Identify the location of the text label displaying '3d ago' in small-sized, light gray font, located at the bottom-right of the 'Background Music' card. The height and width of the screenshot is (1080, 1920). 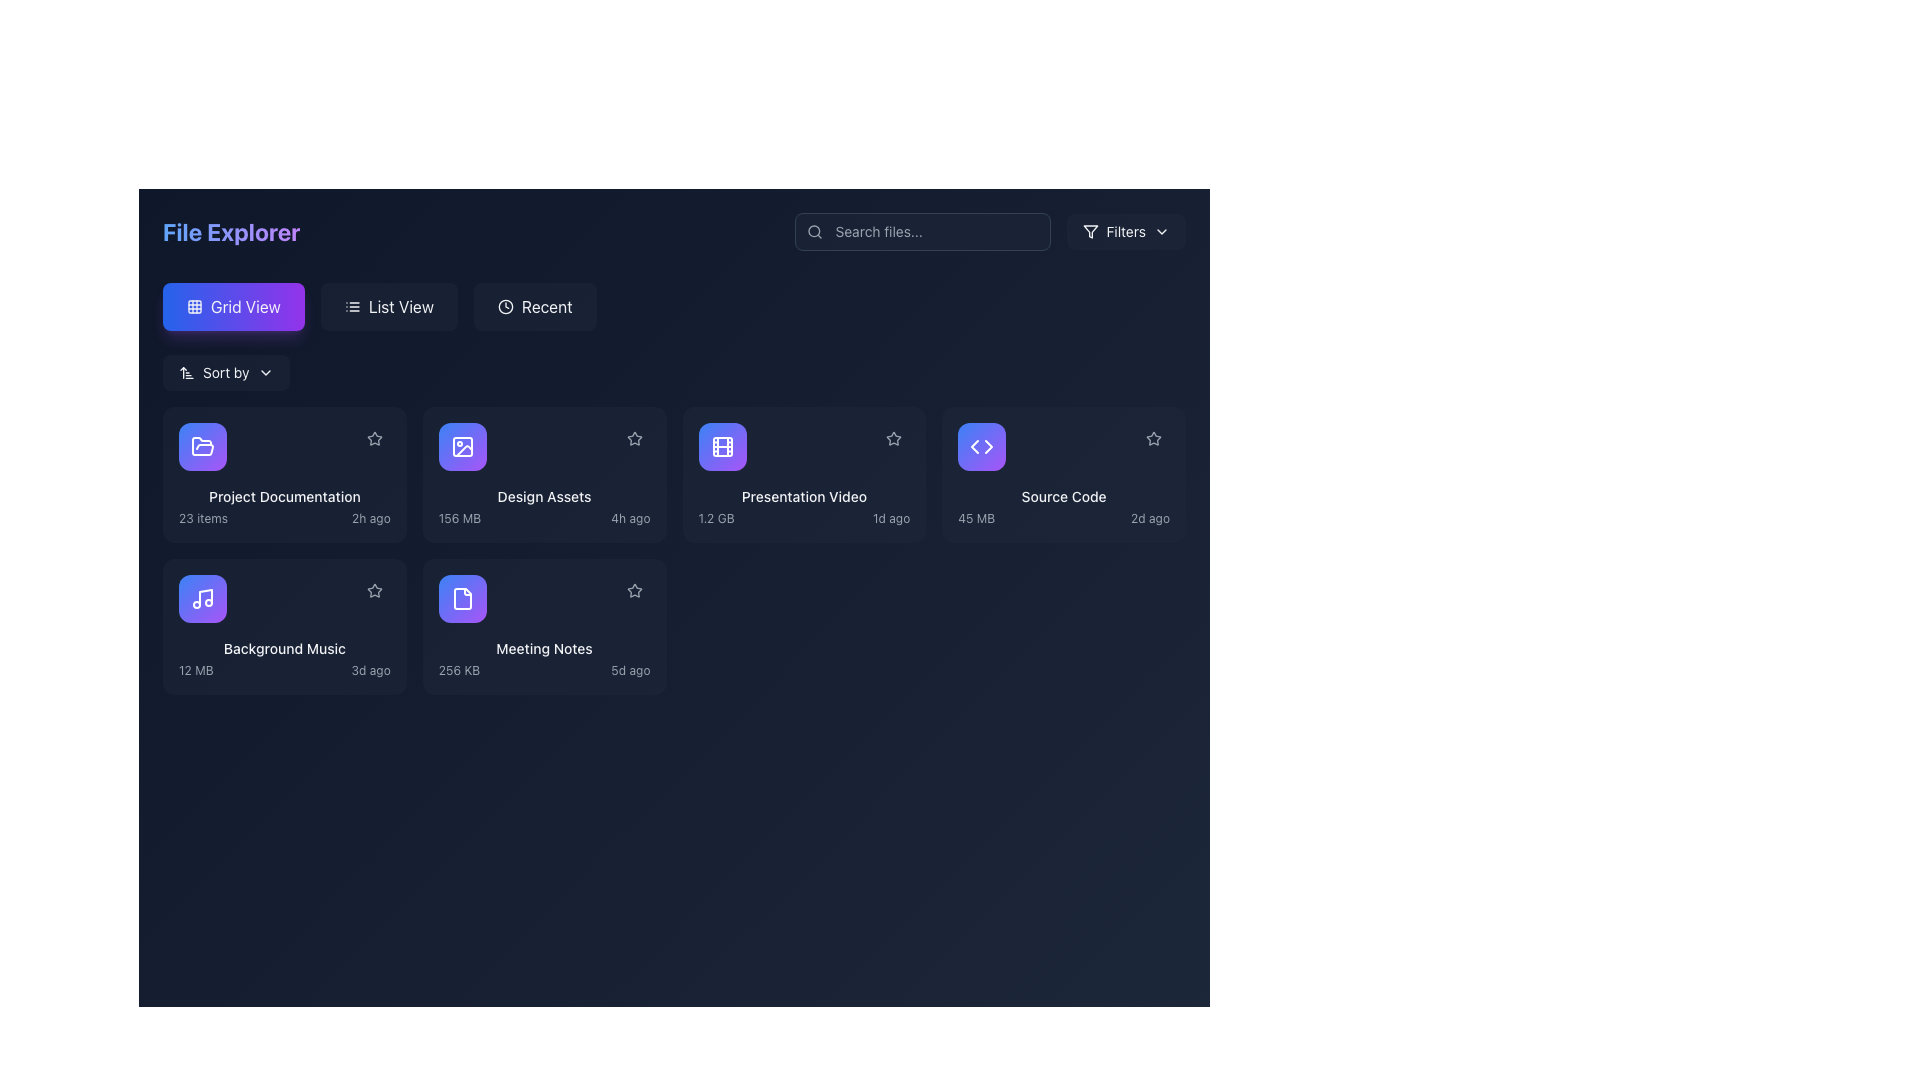
(371, 671).